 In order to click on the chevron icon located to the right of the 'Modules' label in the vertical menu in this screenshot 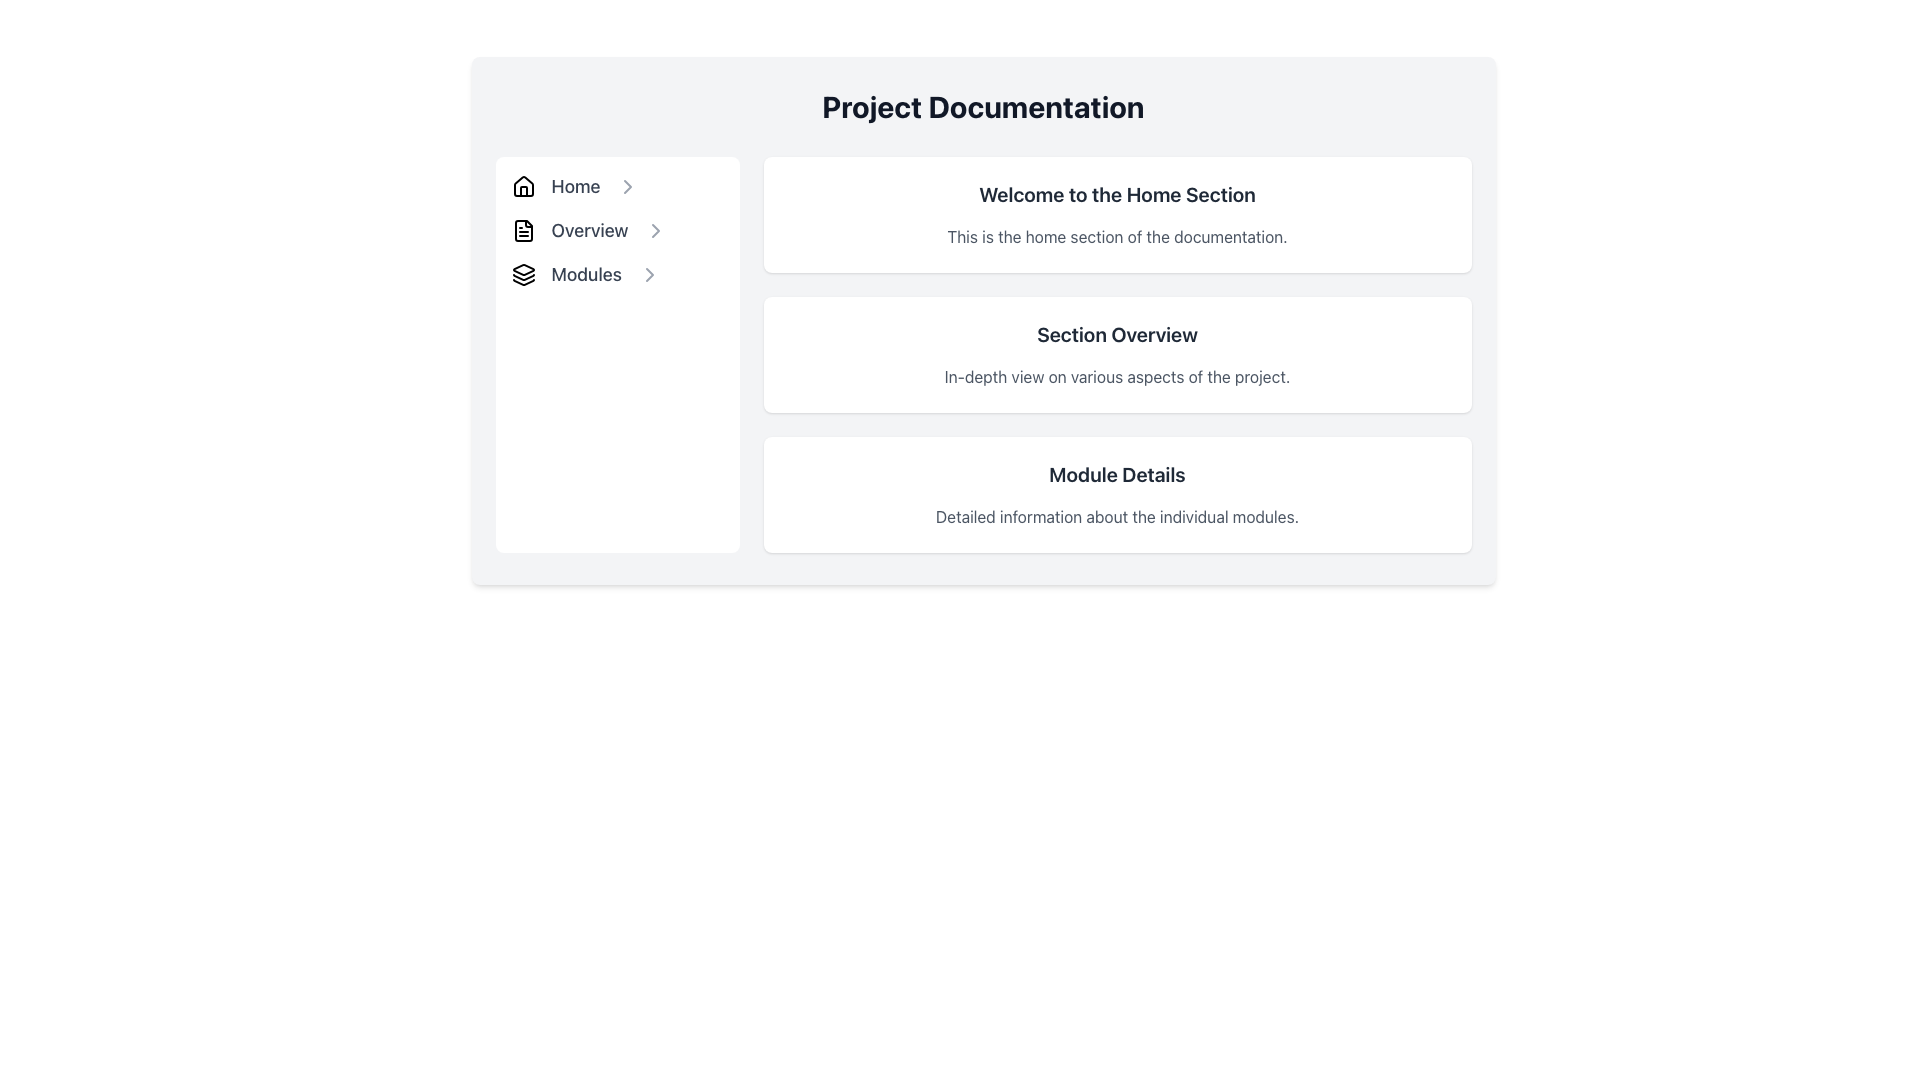, I will do `click(649, 274)`.